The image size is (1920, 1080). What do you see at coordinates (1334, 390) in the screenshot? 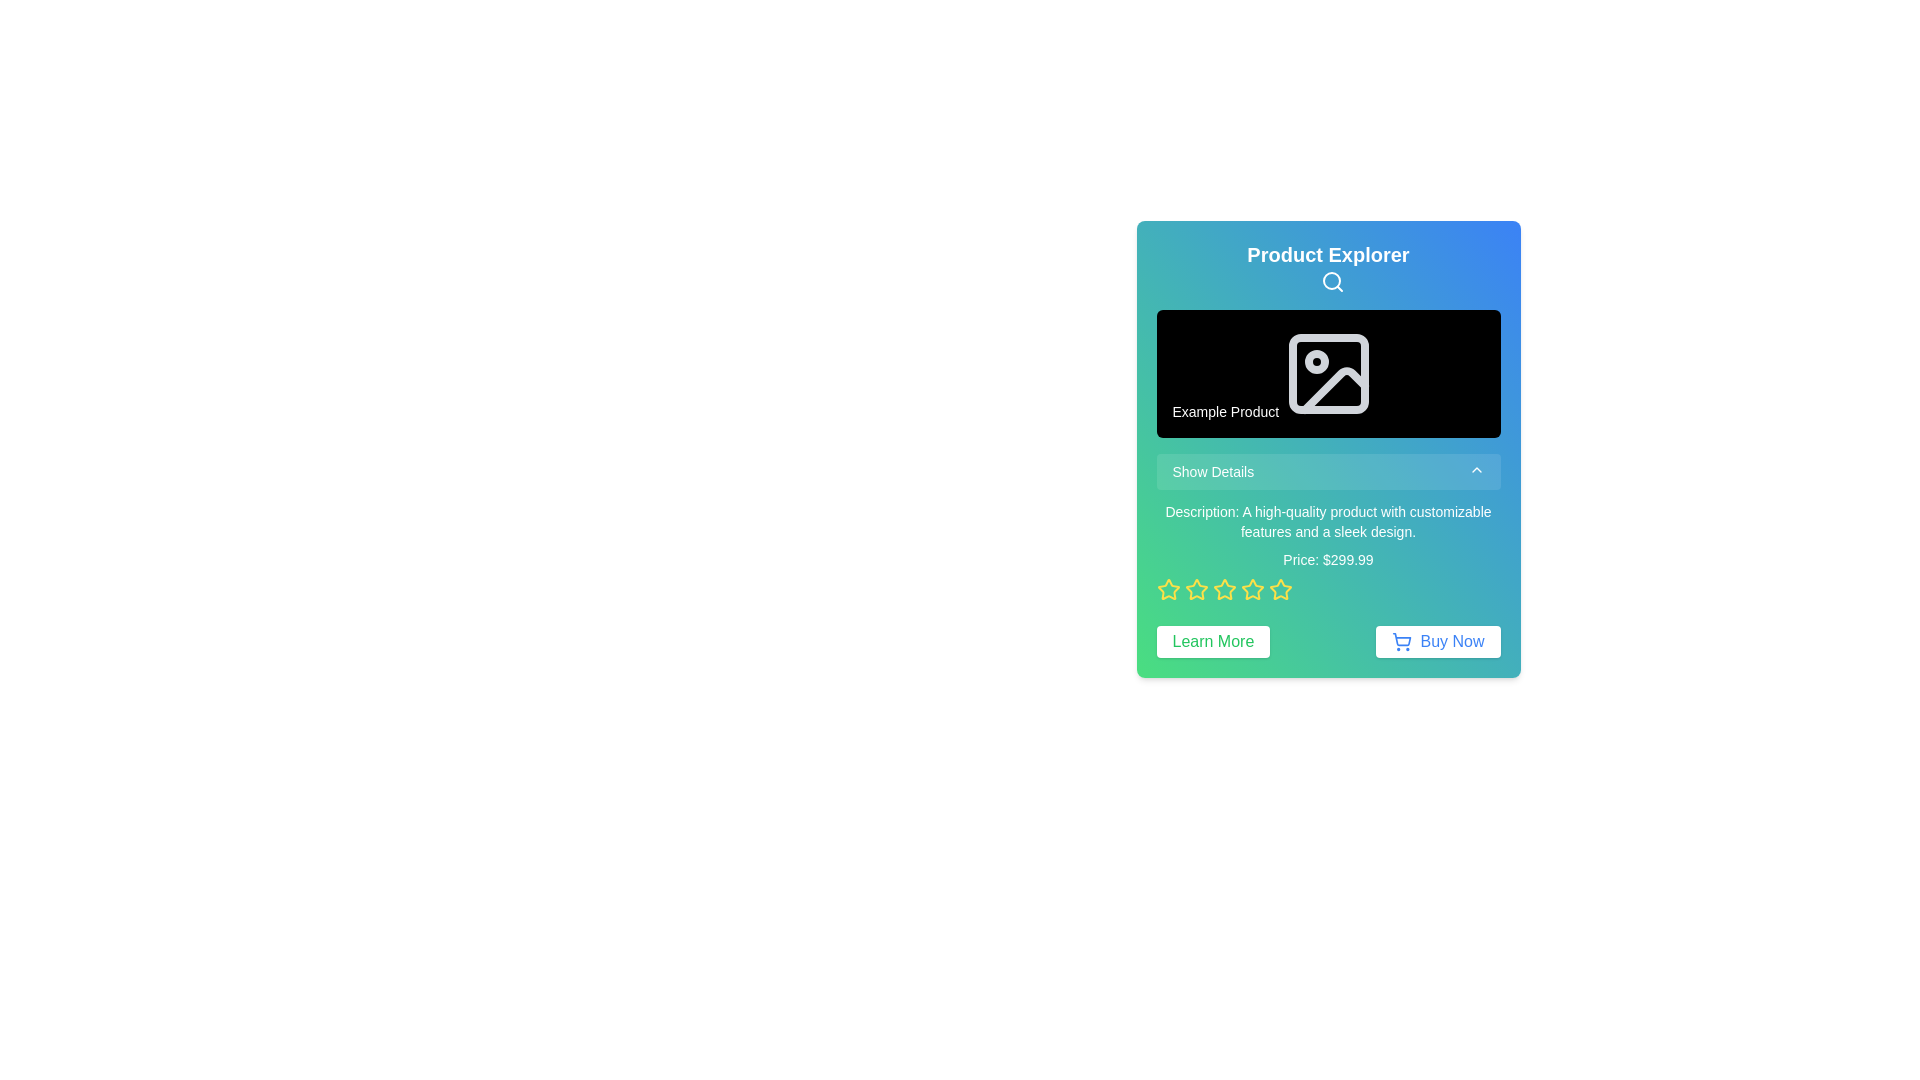
I see `the mountain peak icon located in the top right of the image placeholder UI component on the card` at bounding box center [1334, 390].